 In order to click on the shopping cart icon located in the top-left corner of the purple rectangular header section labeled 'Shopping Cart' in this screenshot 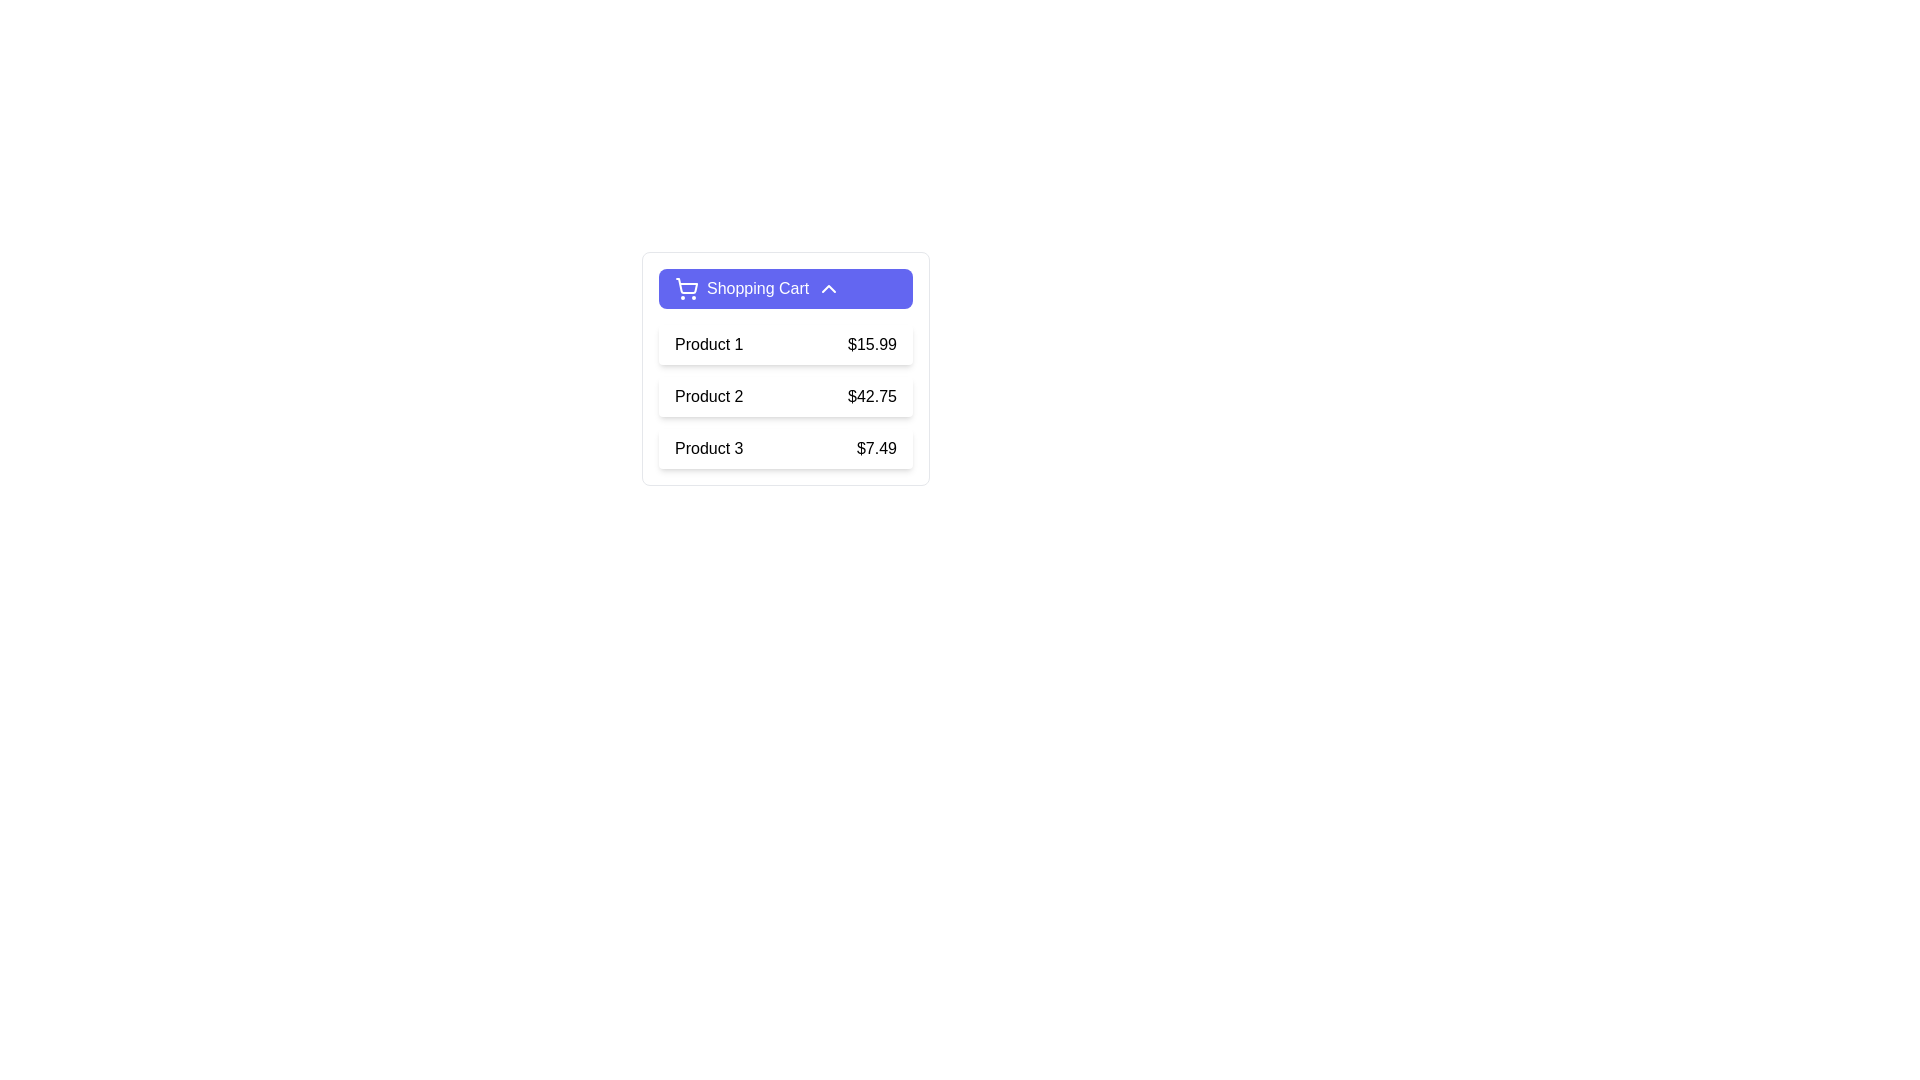, I will do `click(686, 286)`.